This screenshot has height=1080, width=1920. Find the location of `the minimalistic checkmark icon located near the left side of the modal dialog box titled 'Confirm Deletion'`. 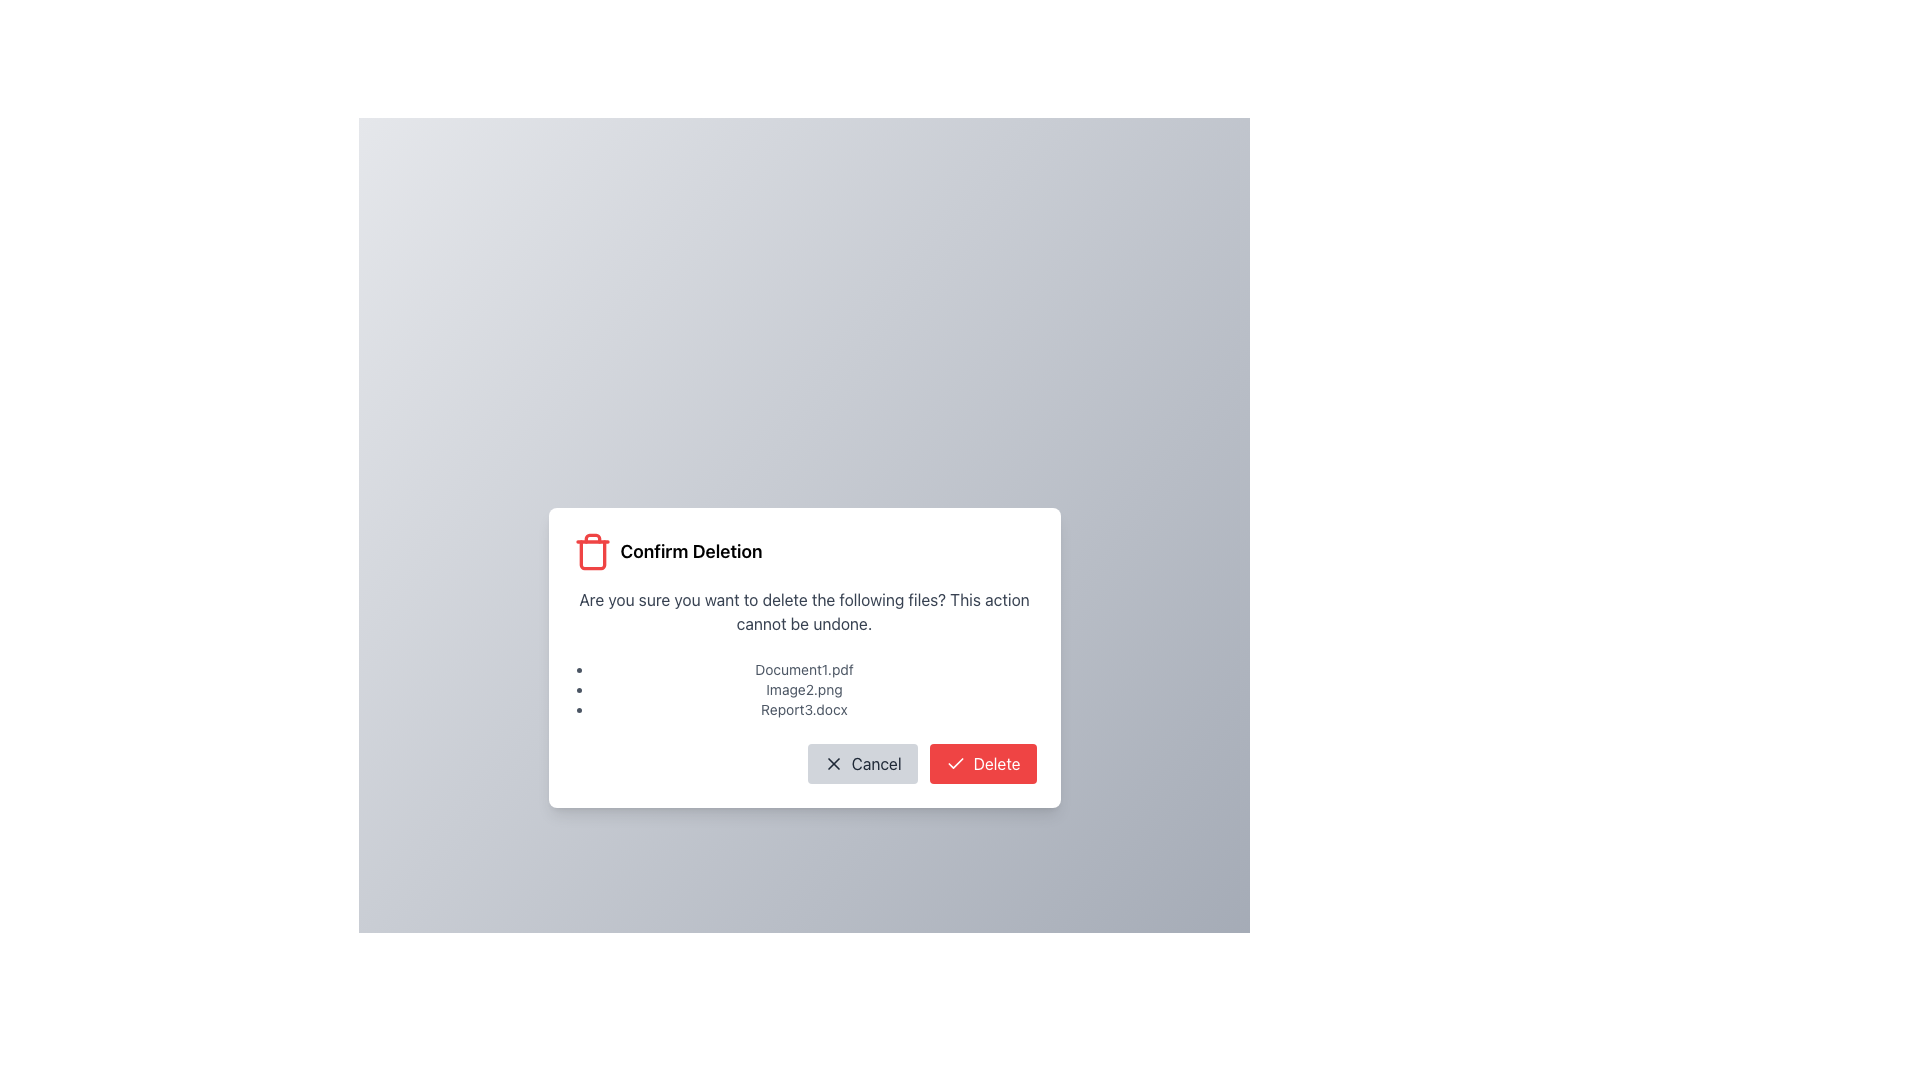

the minimalistic checkmark icon located near the left side of the modal dialog box titled 'Confirm Deletion' is located at coordinates (954, 763).